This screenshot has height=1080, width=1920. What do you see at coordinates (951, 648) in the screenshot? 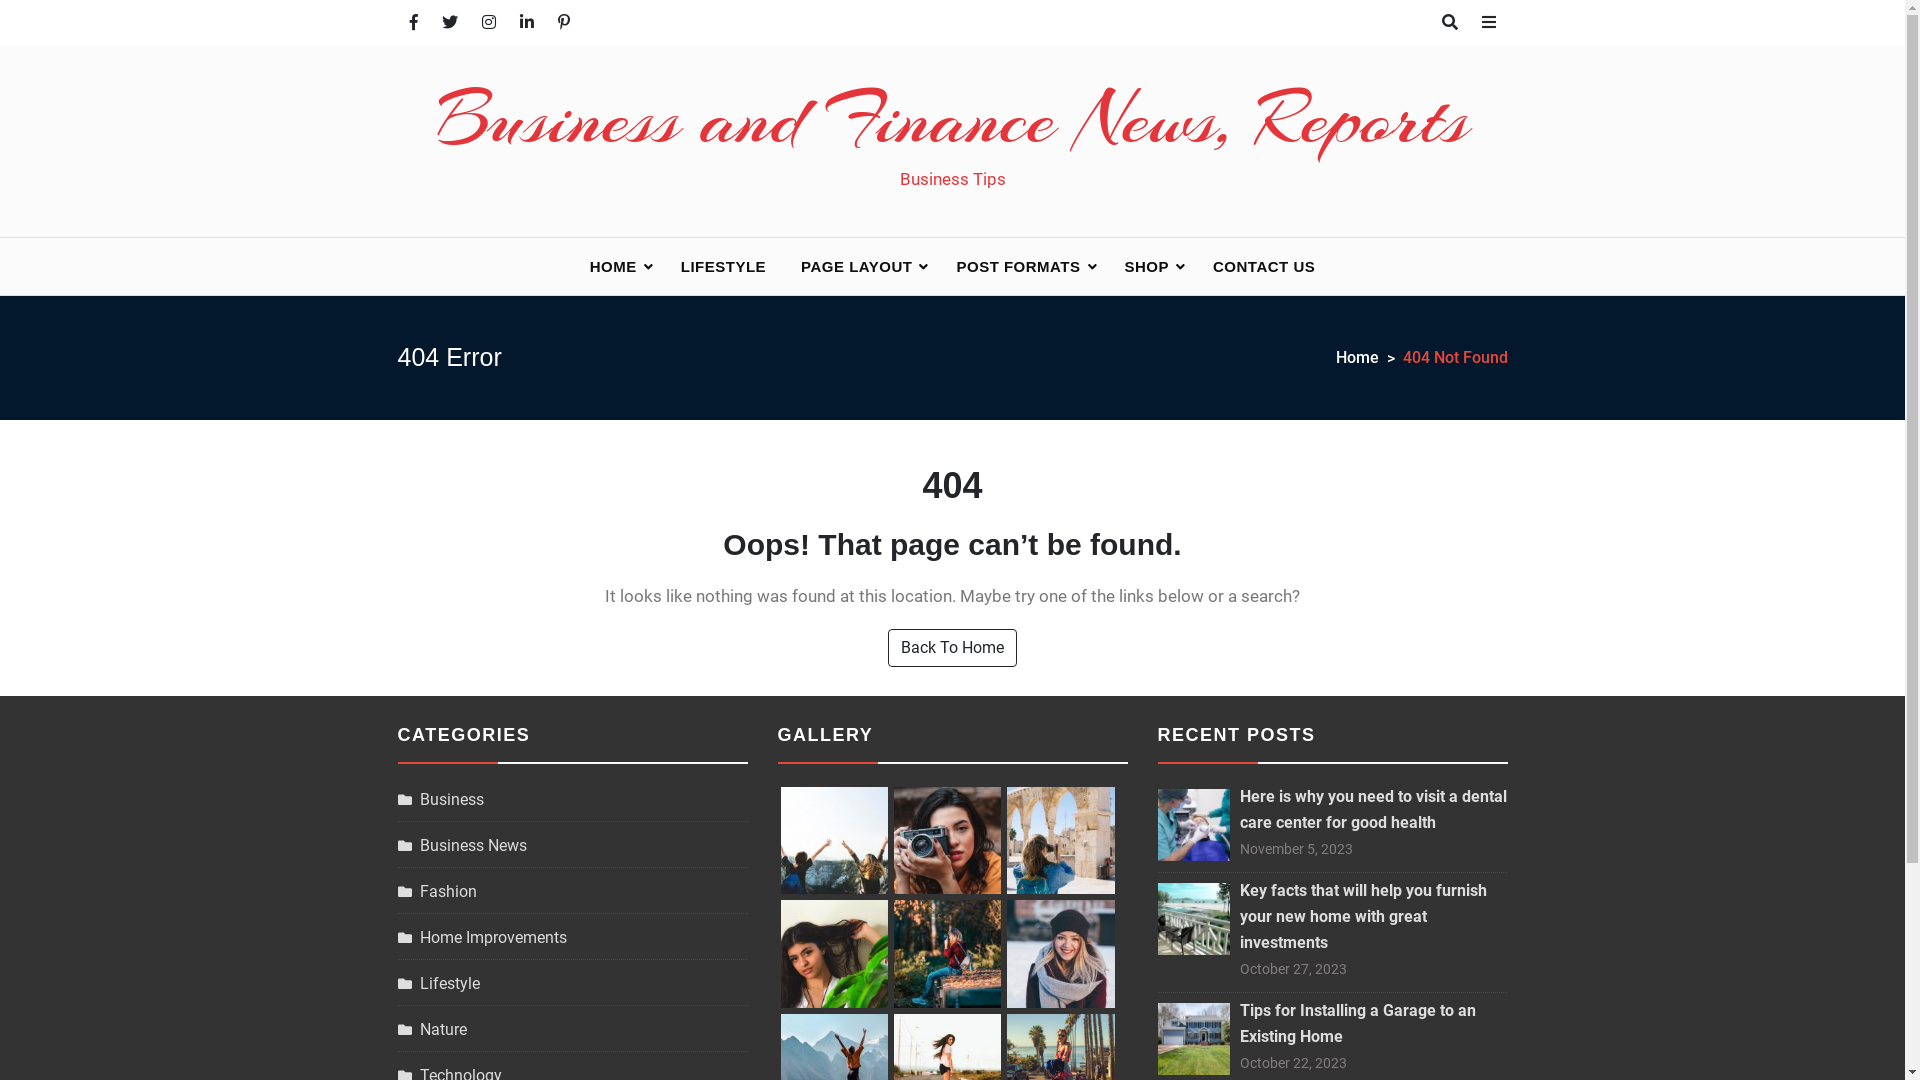
I see `'Back To Home'` at bounding box center [951, 648].